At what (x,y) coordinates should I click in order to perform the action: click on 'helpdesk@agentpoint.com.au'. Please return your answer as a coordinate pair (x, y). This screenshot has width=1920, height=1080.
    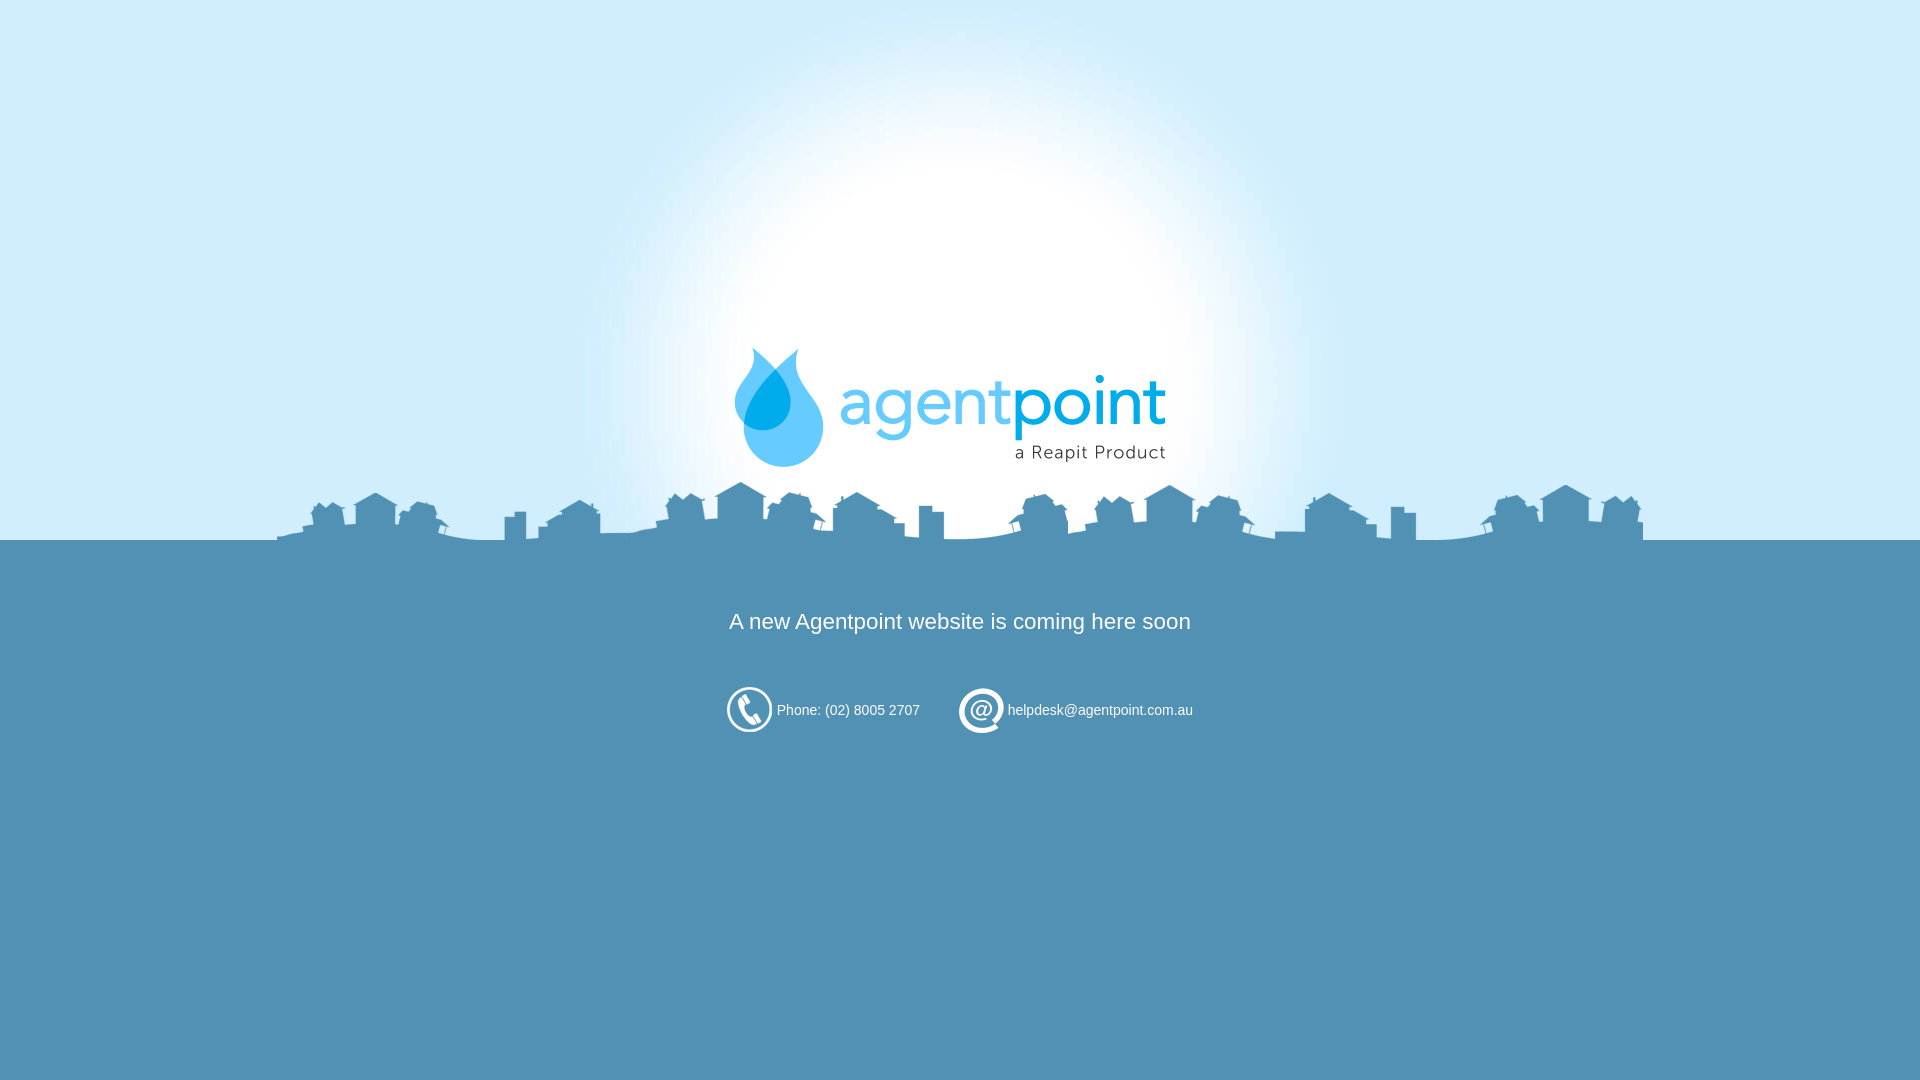
    Looking at the image, I should click on (1008, 708).